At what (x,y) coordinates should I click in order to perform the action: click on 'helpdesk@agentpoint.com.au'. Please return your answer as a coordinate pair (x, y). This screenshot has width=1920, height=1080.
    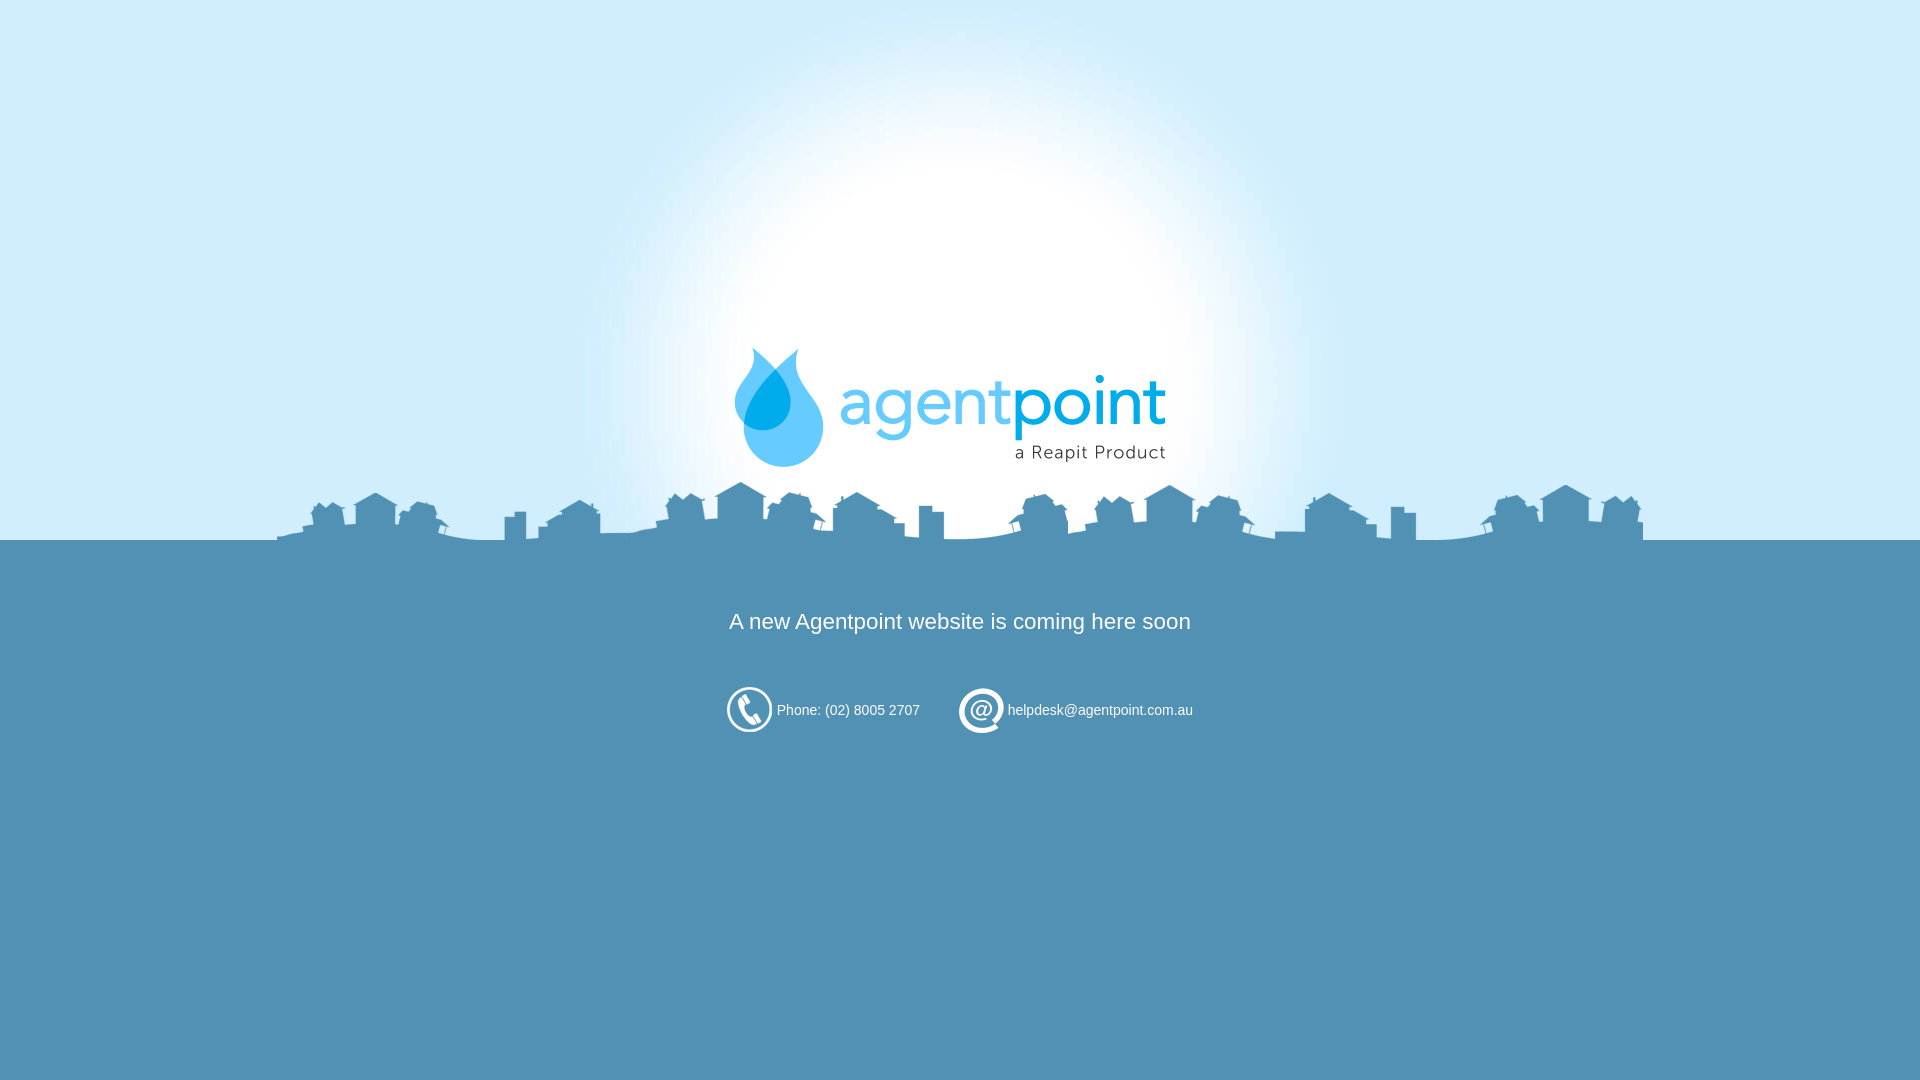
    Looking at the image, I should click on (1008, 708).